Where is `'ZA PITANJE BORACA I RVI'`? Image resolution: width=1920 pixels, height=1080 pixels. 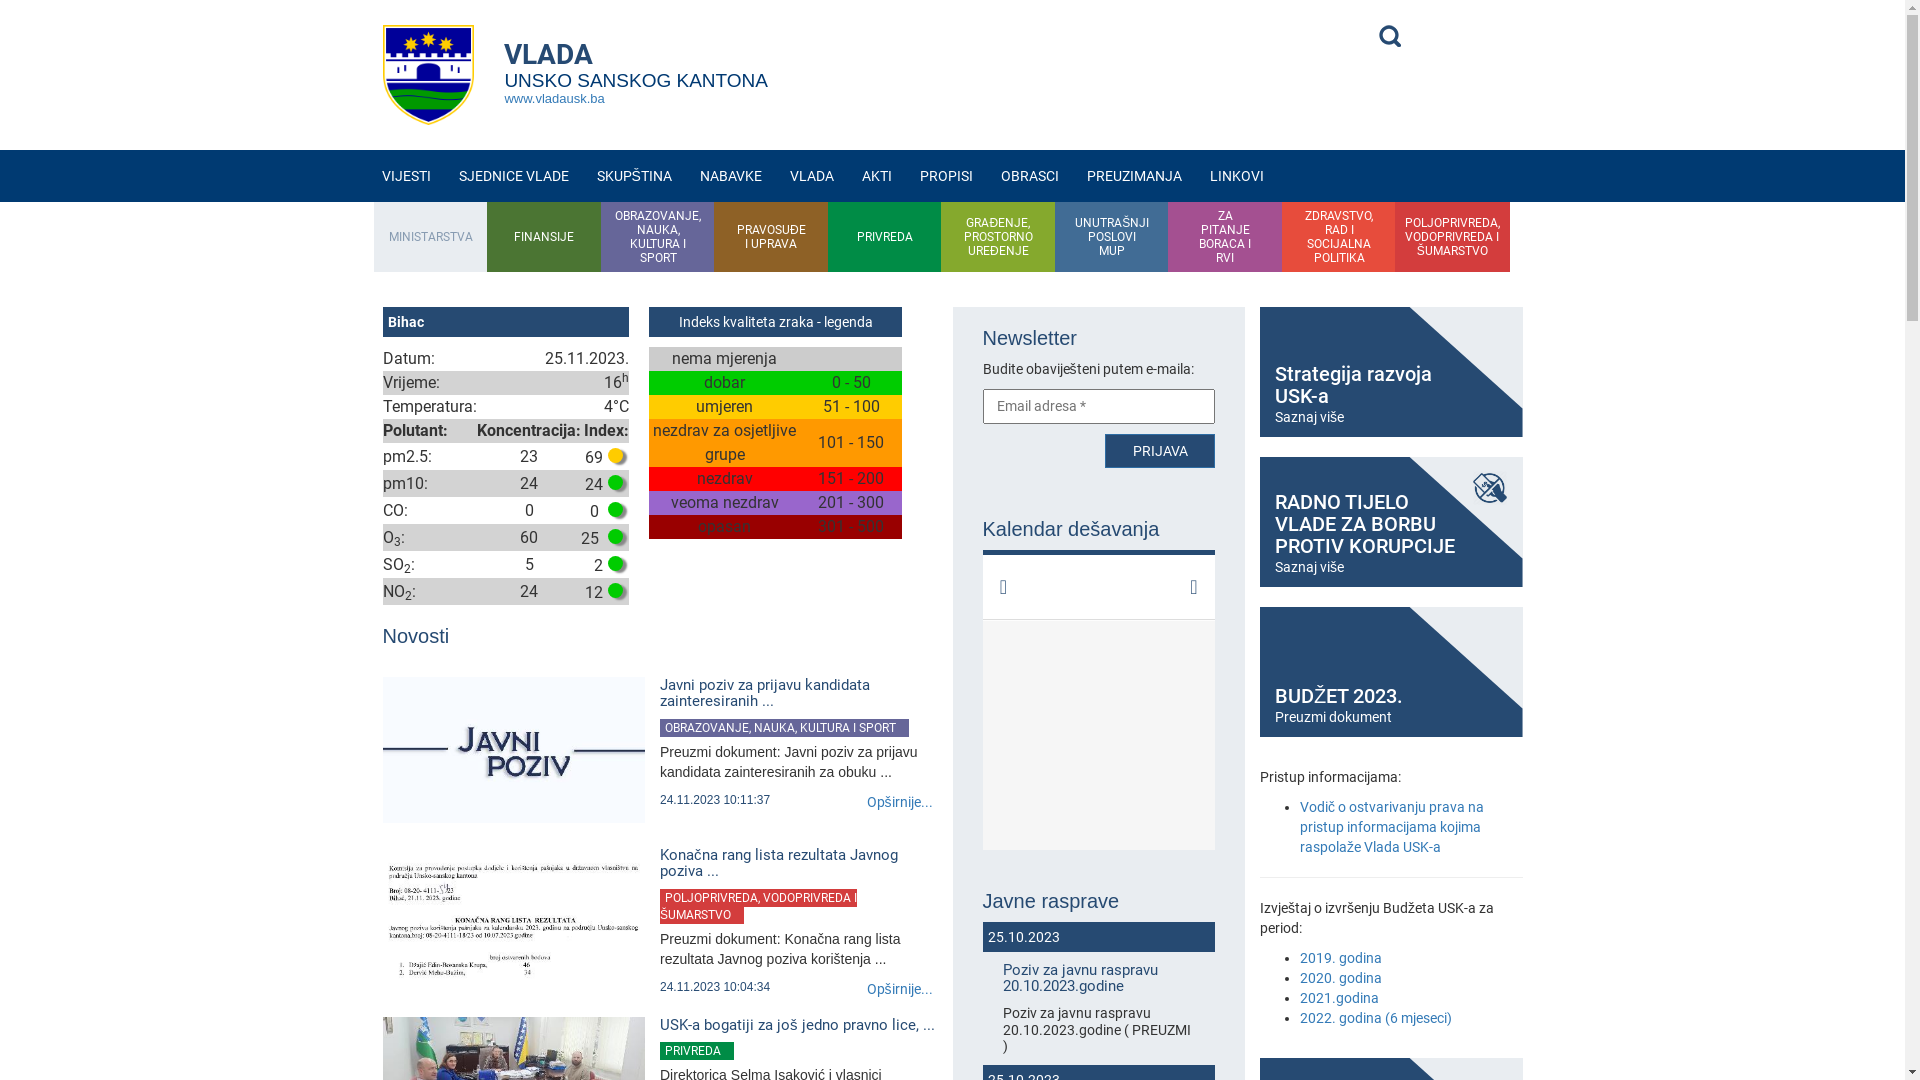
'ZA PITANJE BORACA I RVI' is located at coordinates (1224, 235).